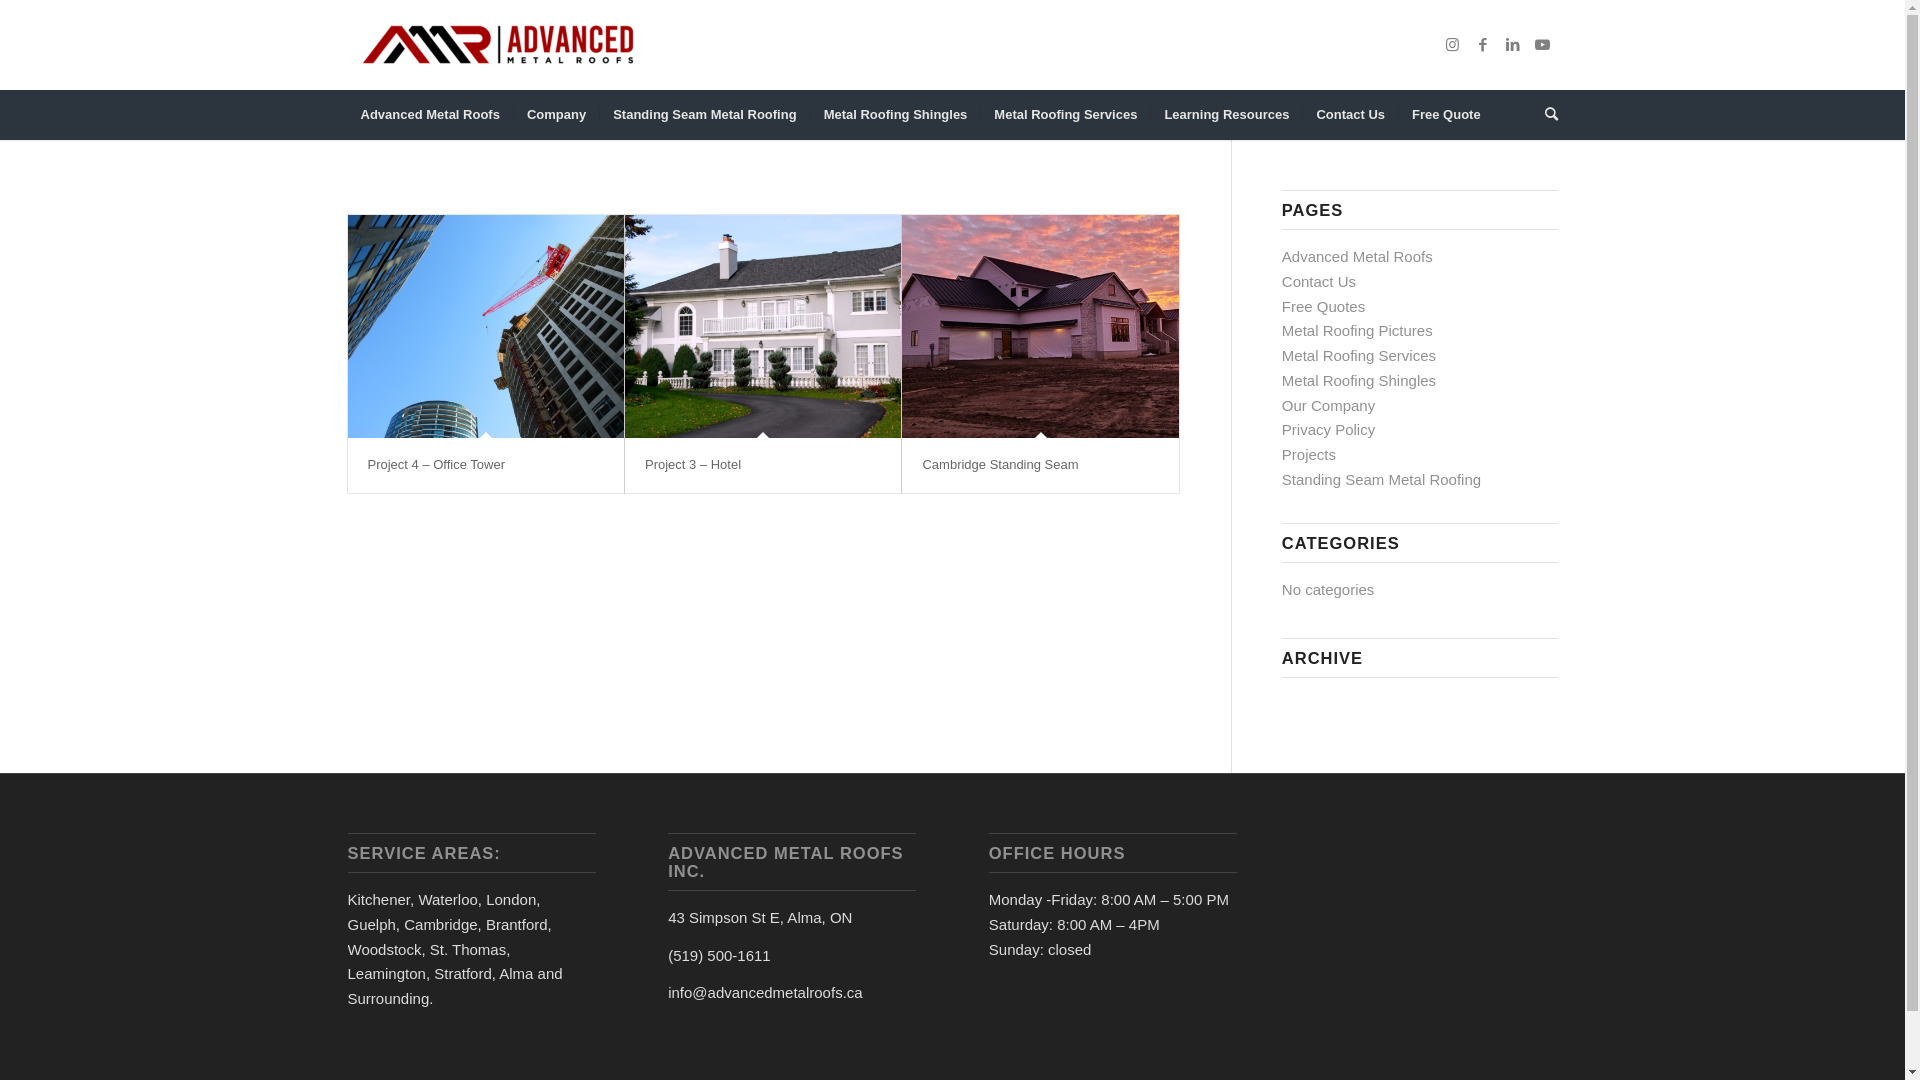 This screenshot has width=1920, height=1080. I want to click on 'Instagram', so click(1453, 45).